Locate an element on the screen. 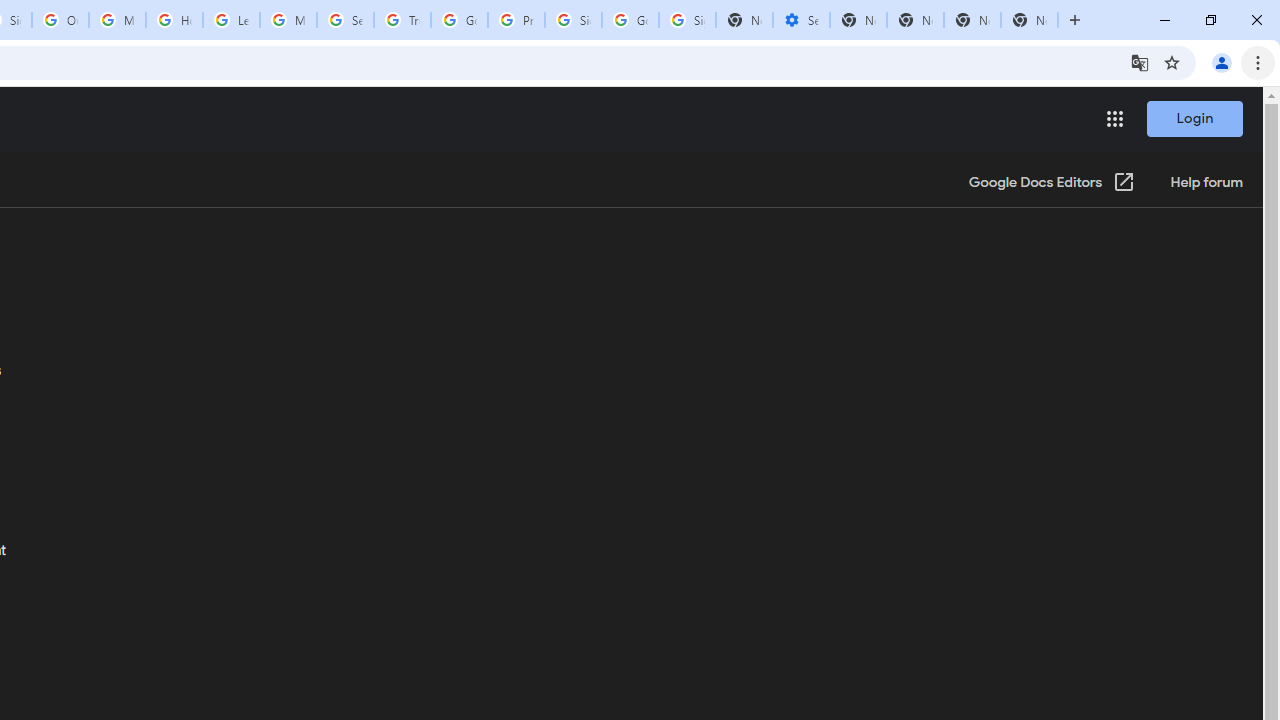  'Google Cybersecurity Innovations - Google Safety Center' is located at coordinates (629, 20).